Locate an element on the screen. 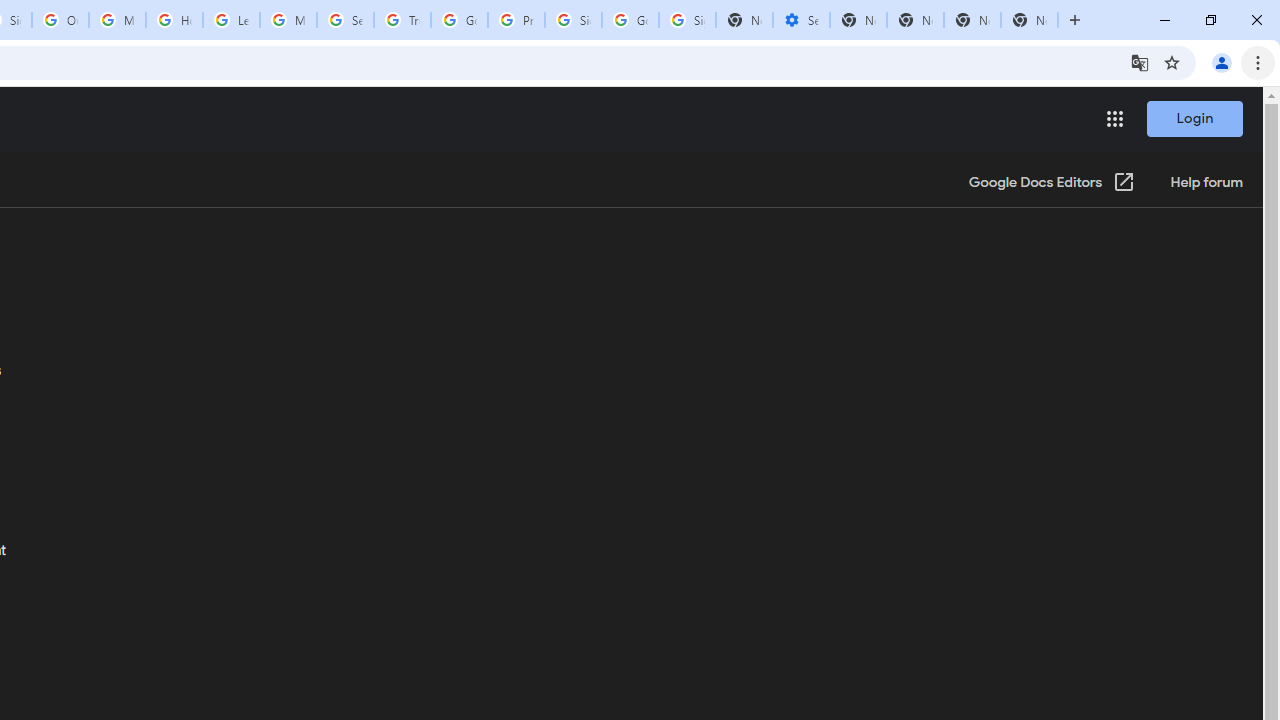  'Google Cybersecurity Innovations - Google Safety Center' is located at coordinates (629, 20).